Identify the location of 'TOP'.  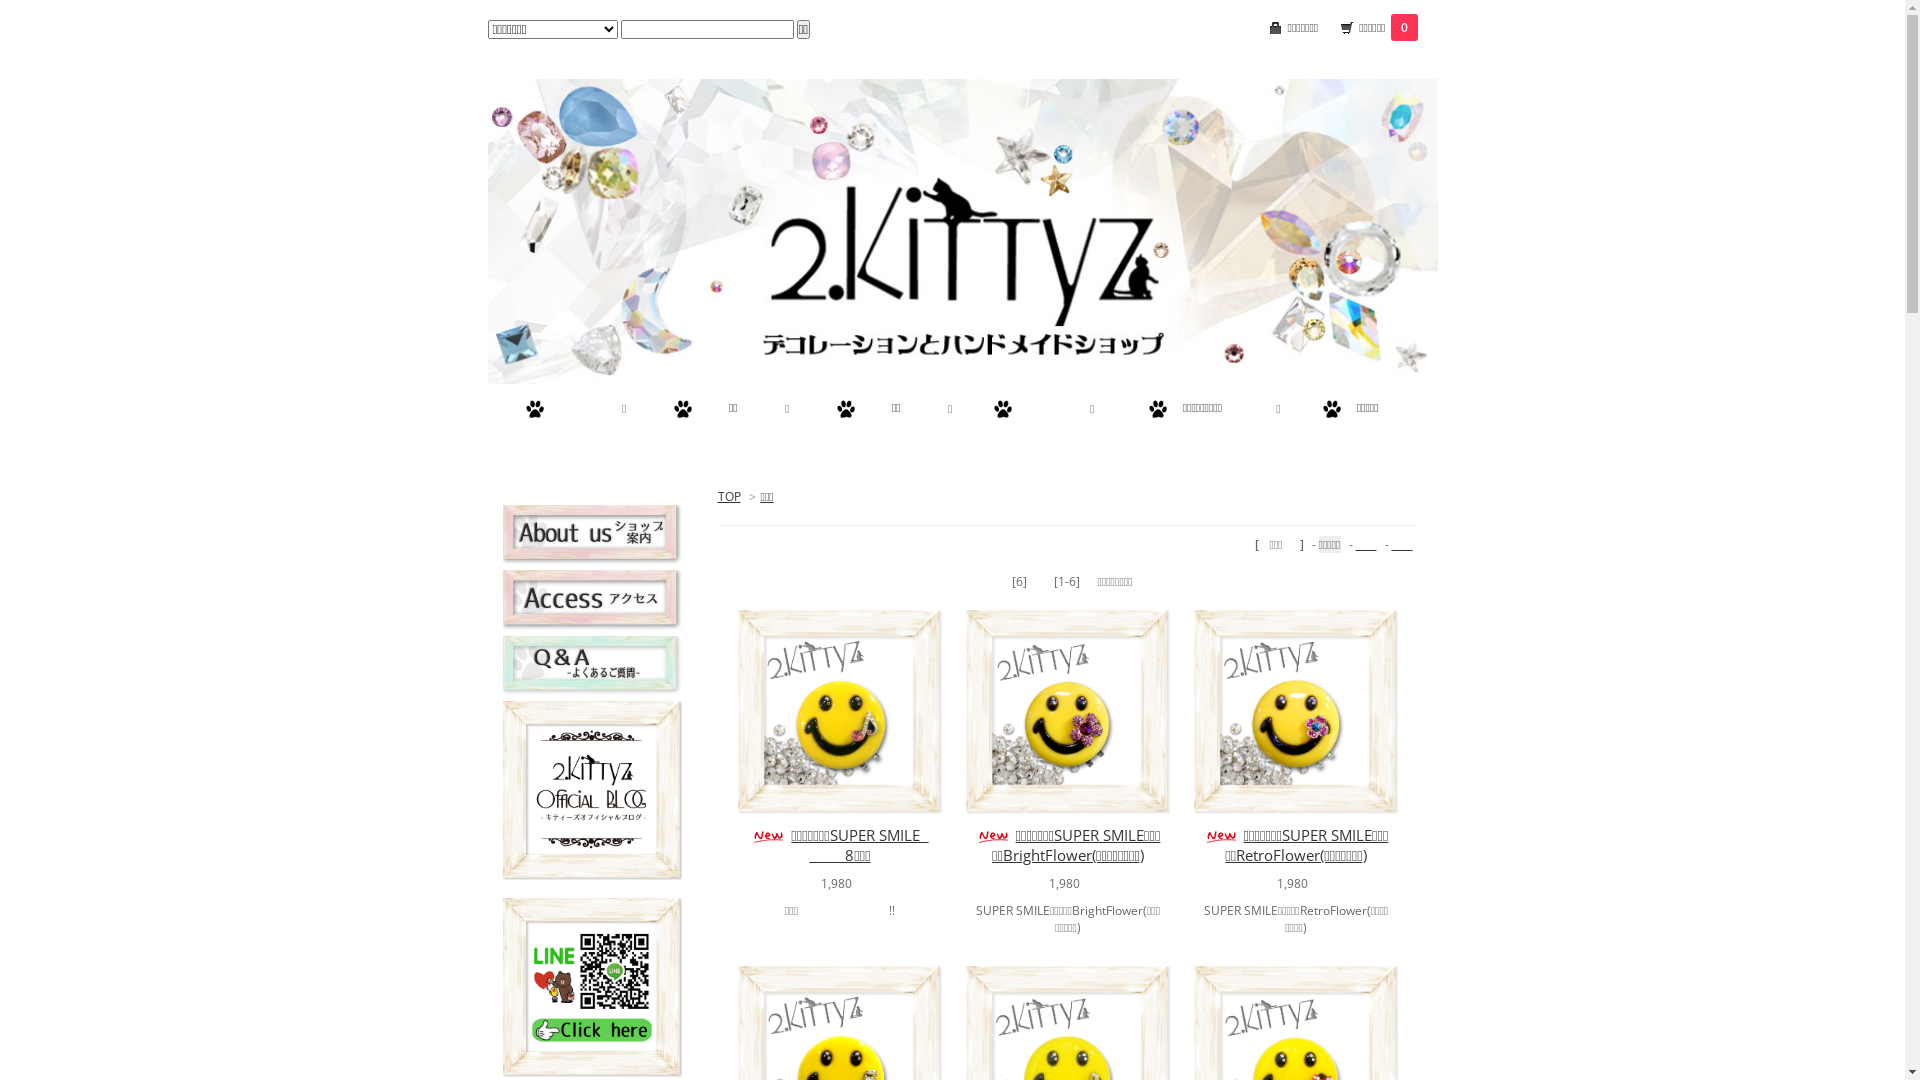
(728, 495).